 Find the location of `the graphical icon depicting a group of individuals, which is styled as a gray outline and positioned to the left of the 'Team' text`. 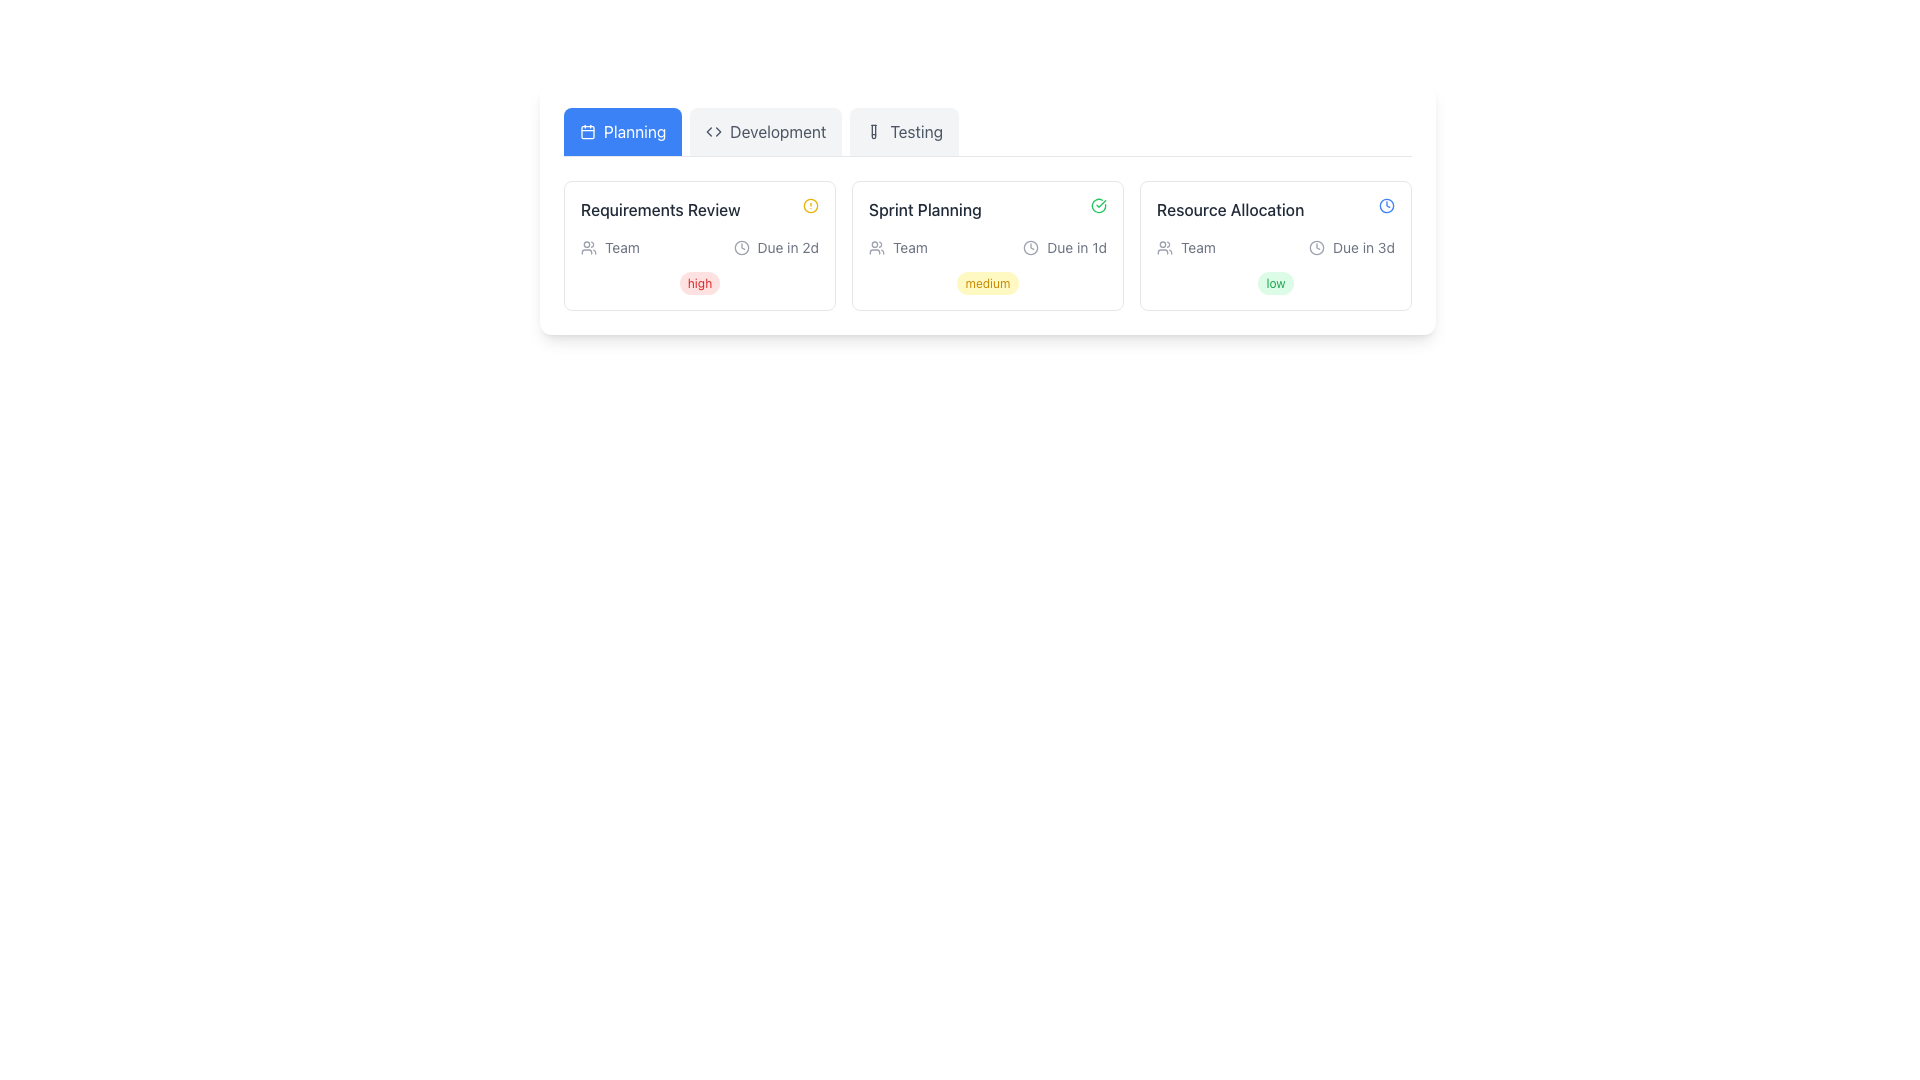

the graphical icon depicting a group of individuals, which is styled as a gray outline and positioned to the left of the 'Team' text is located at coordinates (877, 246).